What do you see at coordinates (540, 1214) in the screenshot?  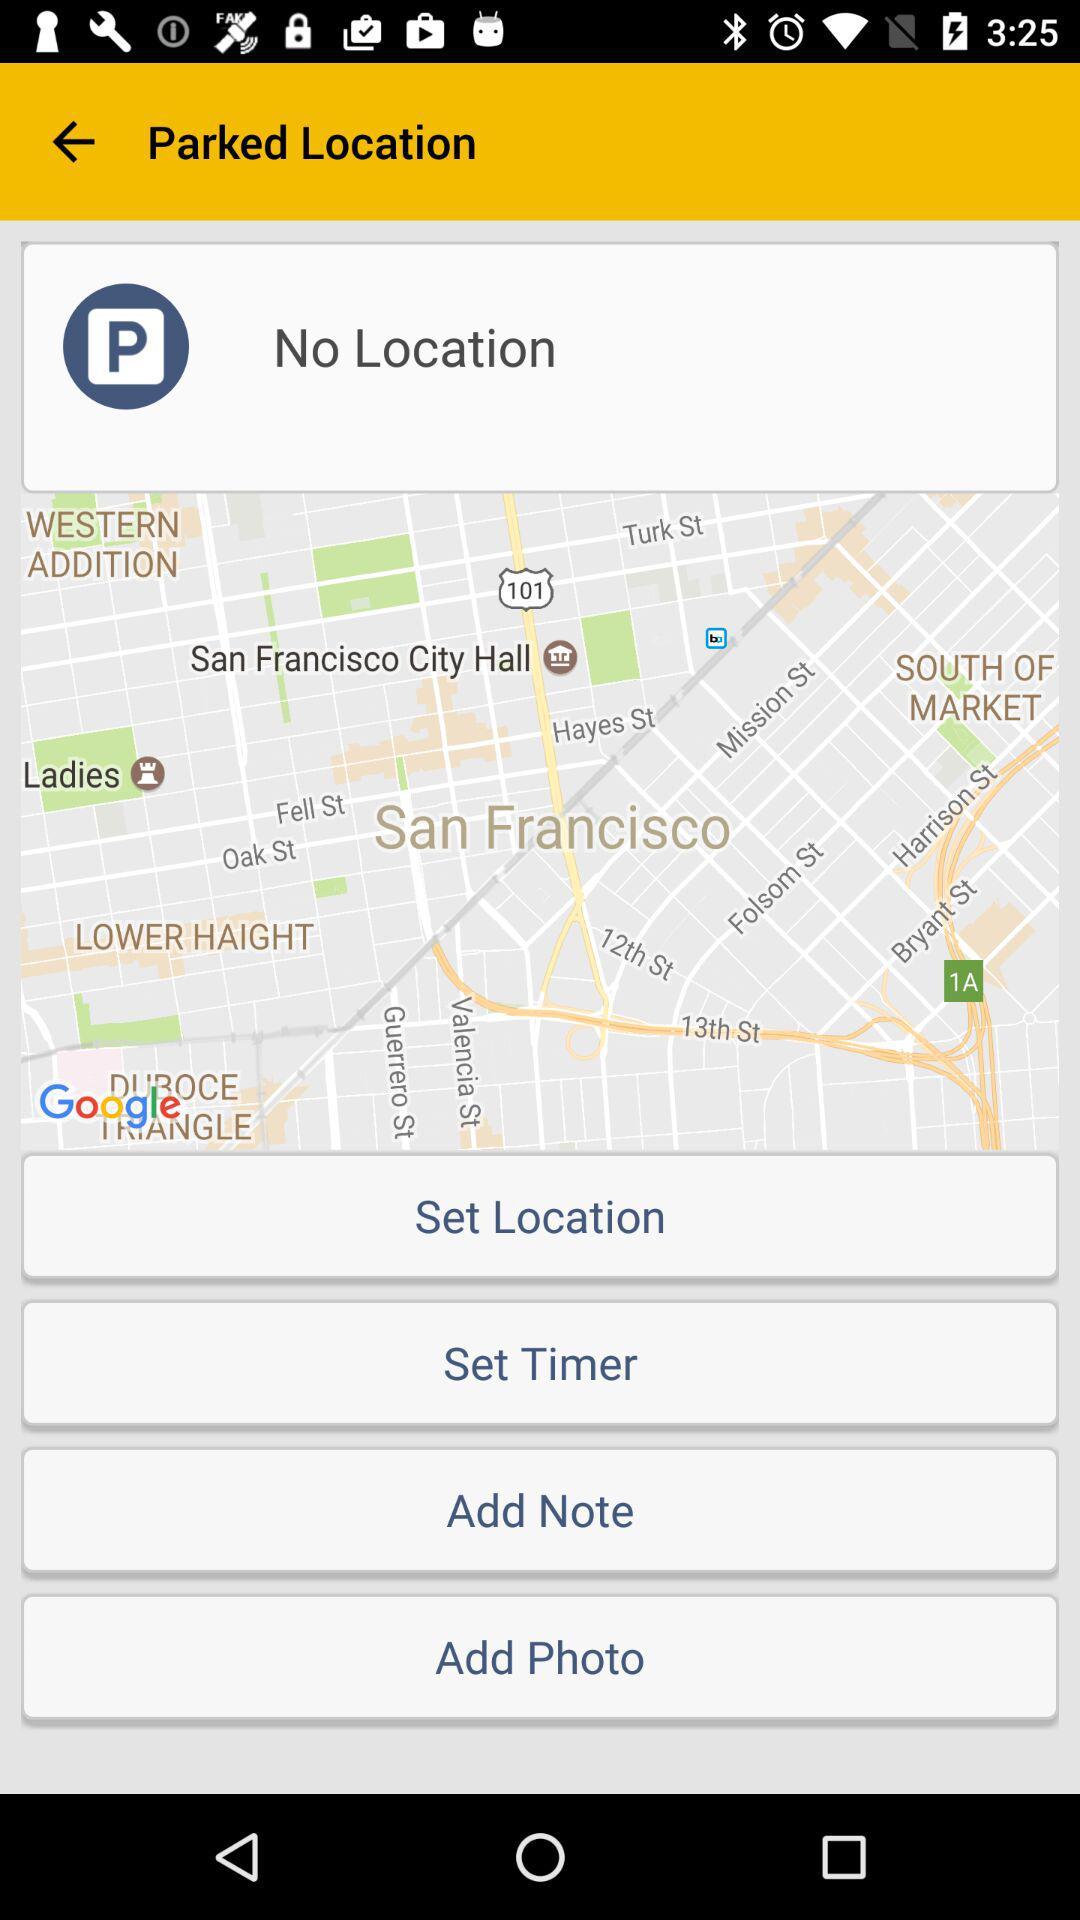 I see `set location icon` at bounding box center [540, 1214].